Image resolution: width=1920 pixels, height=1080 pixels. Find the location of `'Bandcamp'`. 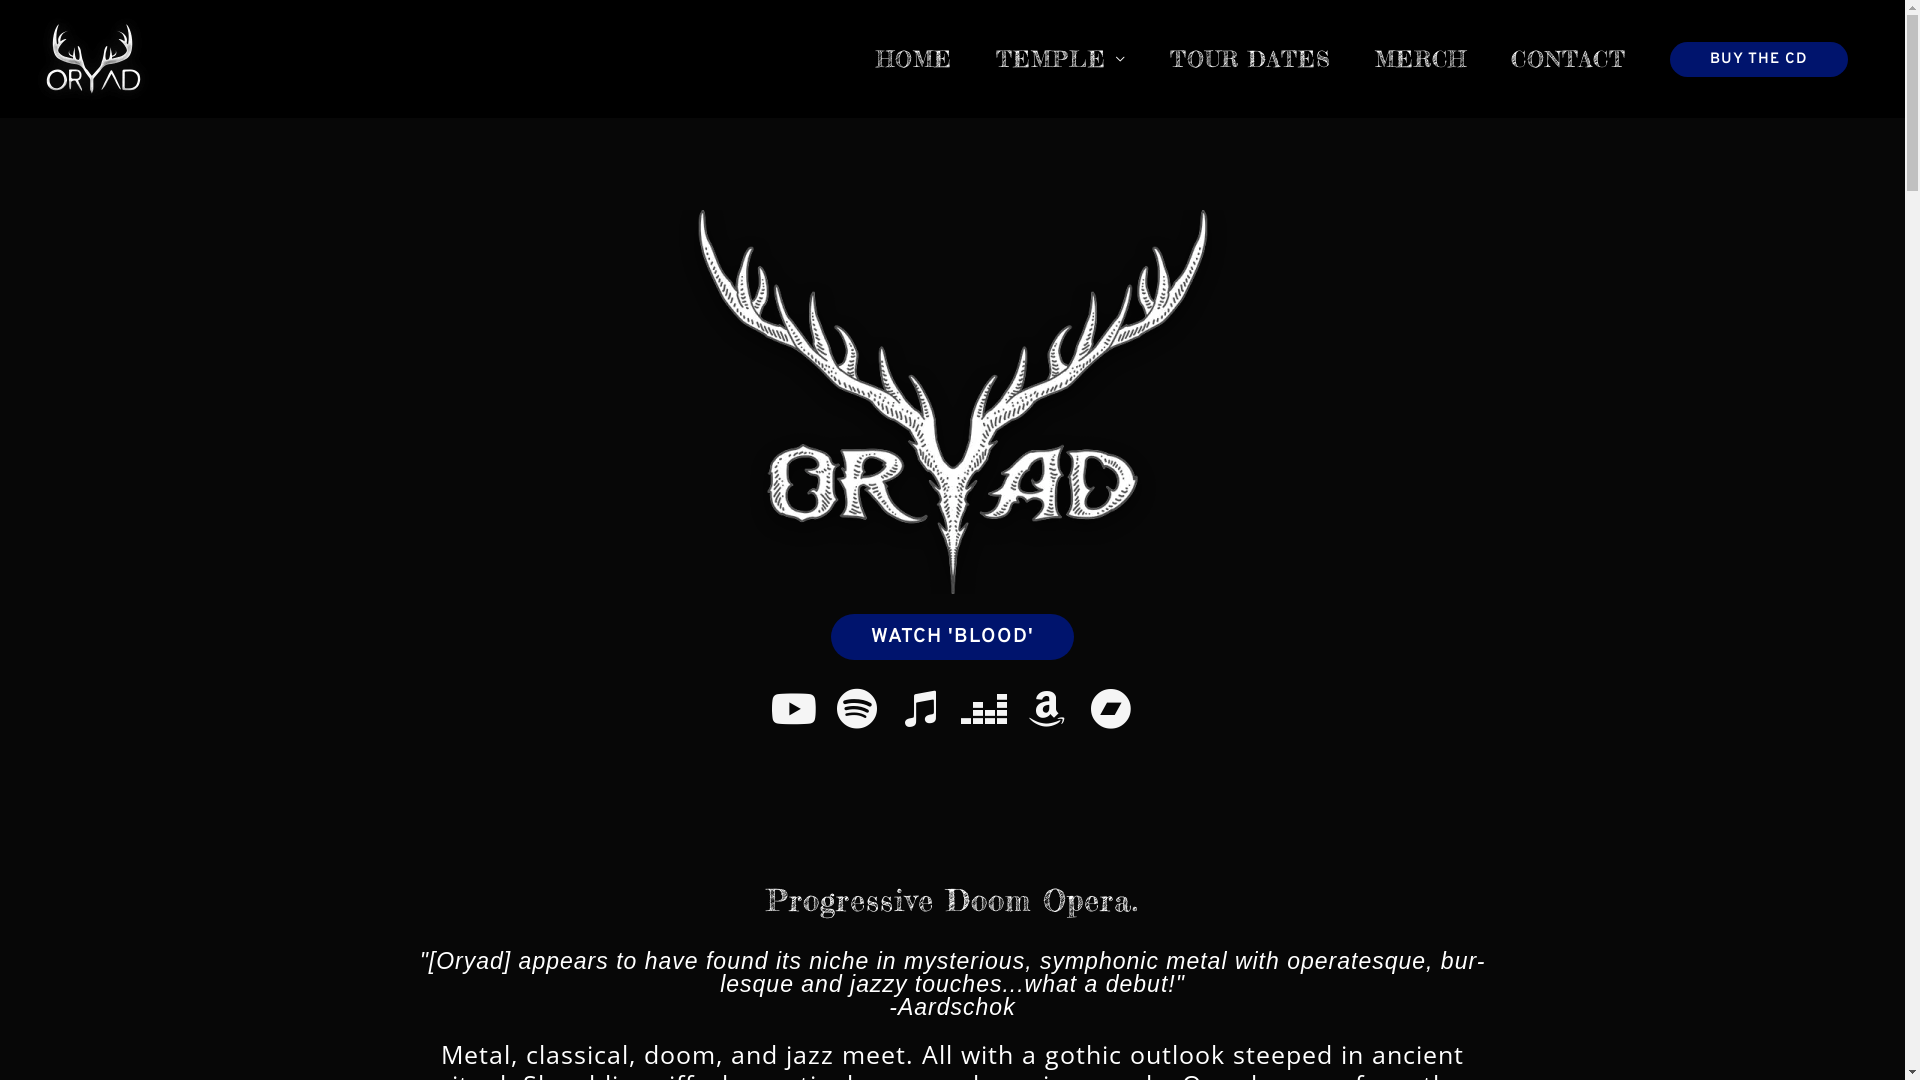

'Bandcamp' is located at coordinates (1109, 707).